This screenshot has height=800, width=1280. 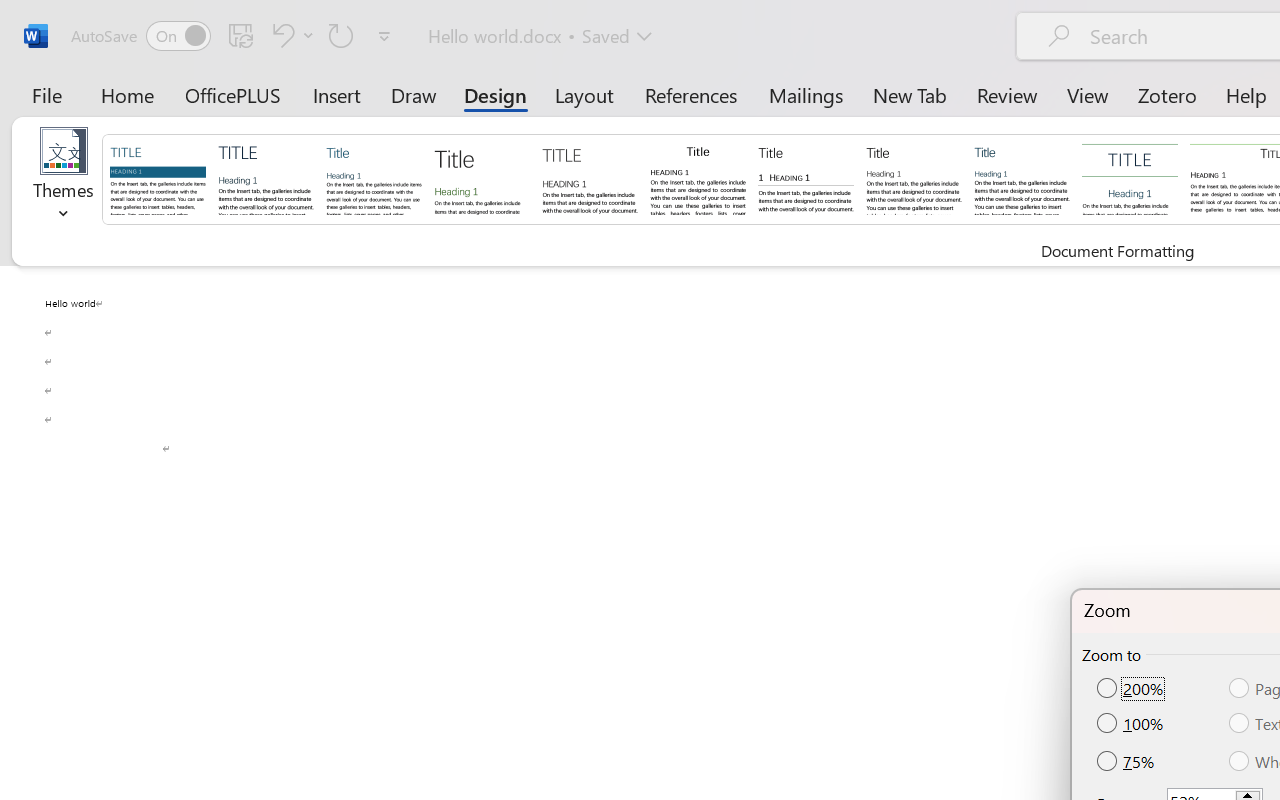 What do you see at coordinates (806, 94) in the screenshot?
I see `'Mailings'` at bounding box center [806, 94].